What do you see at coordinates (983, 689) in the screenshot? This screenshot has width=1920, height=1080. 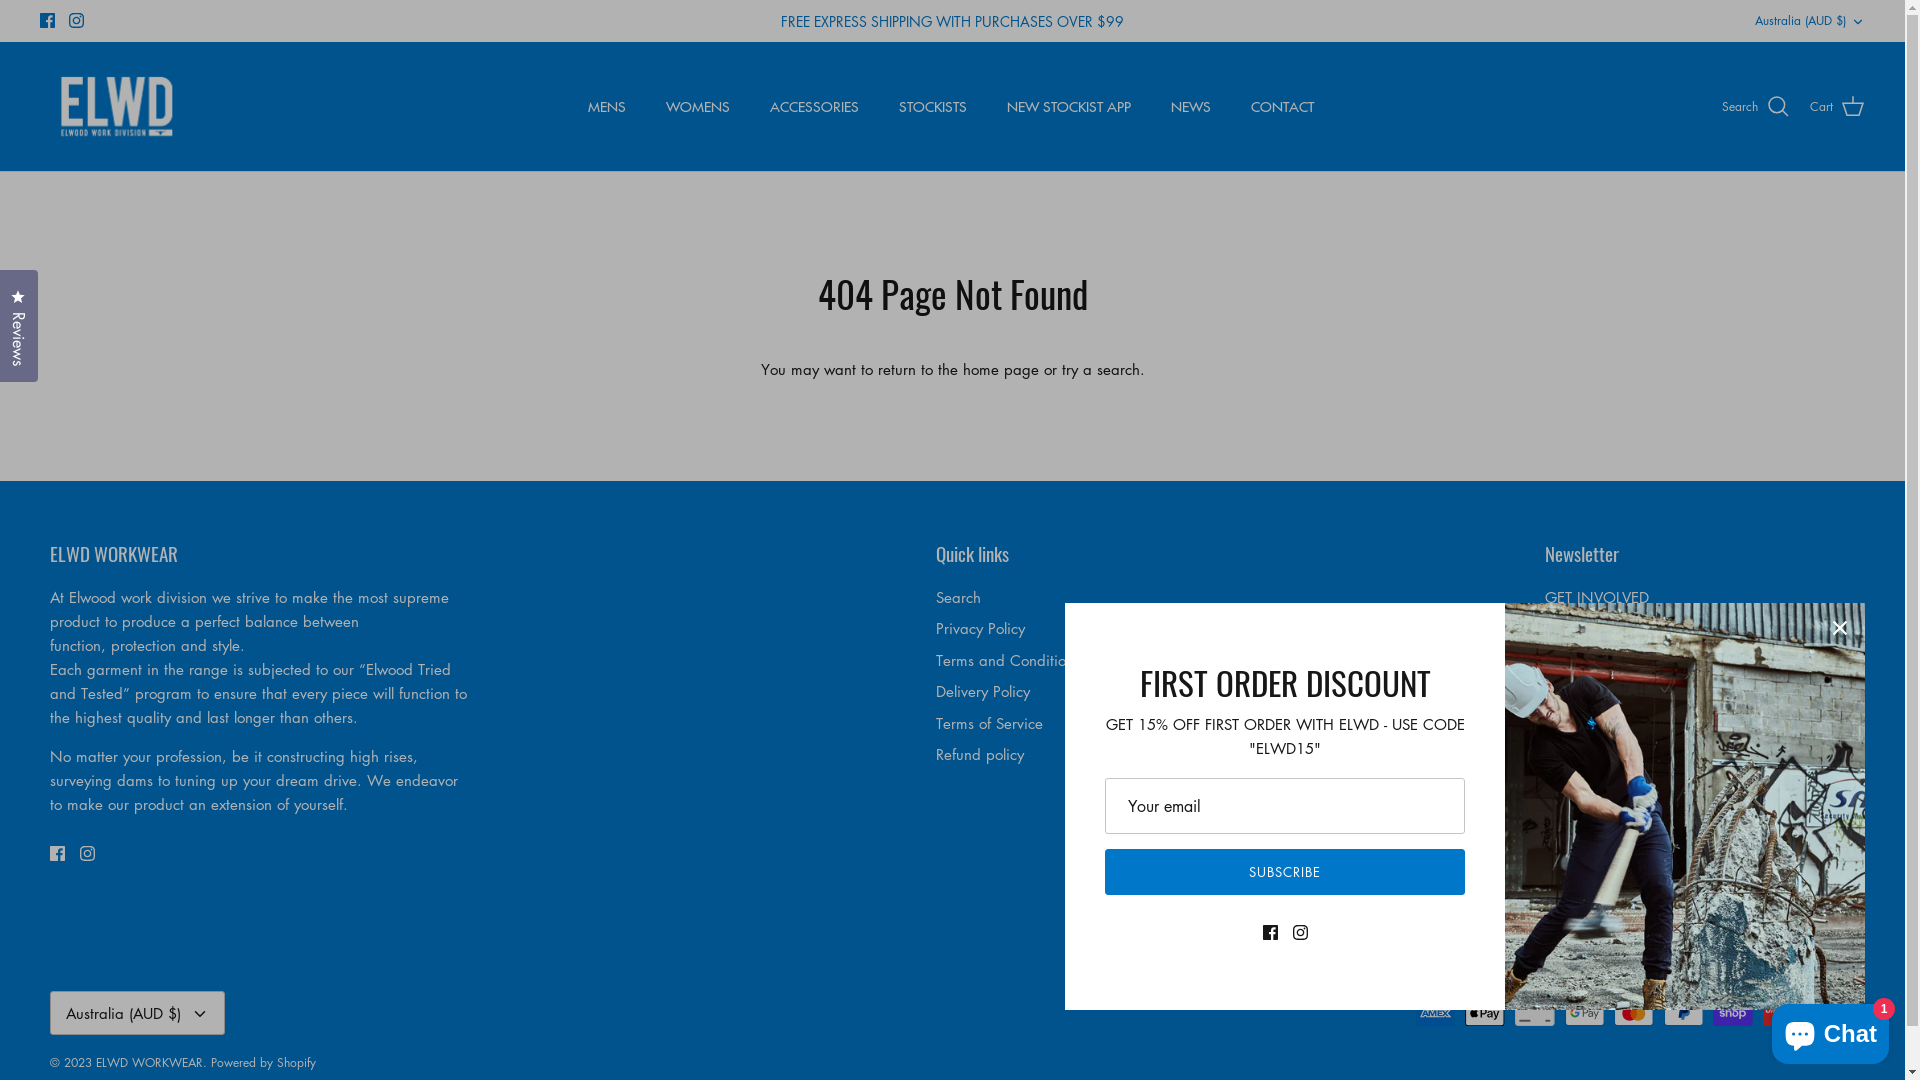 I see `'Delivery Policy'` at bounding box center [983, 689].